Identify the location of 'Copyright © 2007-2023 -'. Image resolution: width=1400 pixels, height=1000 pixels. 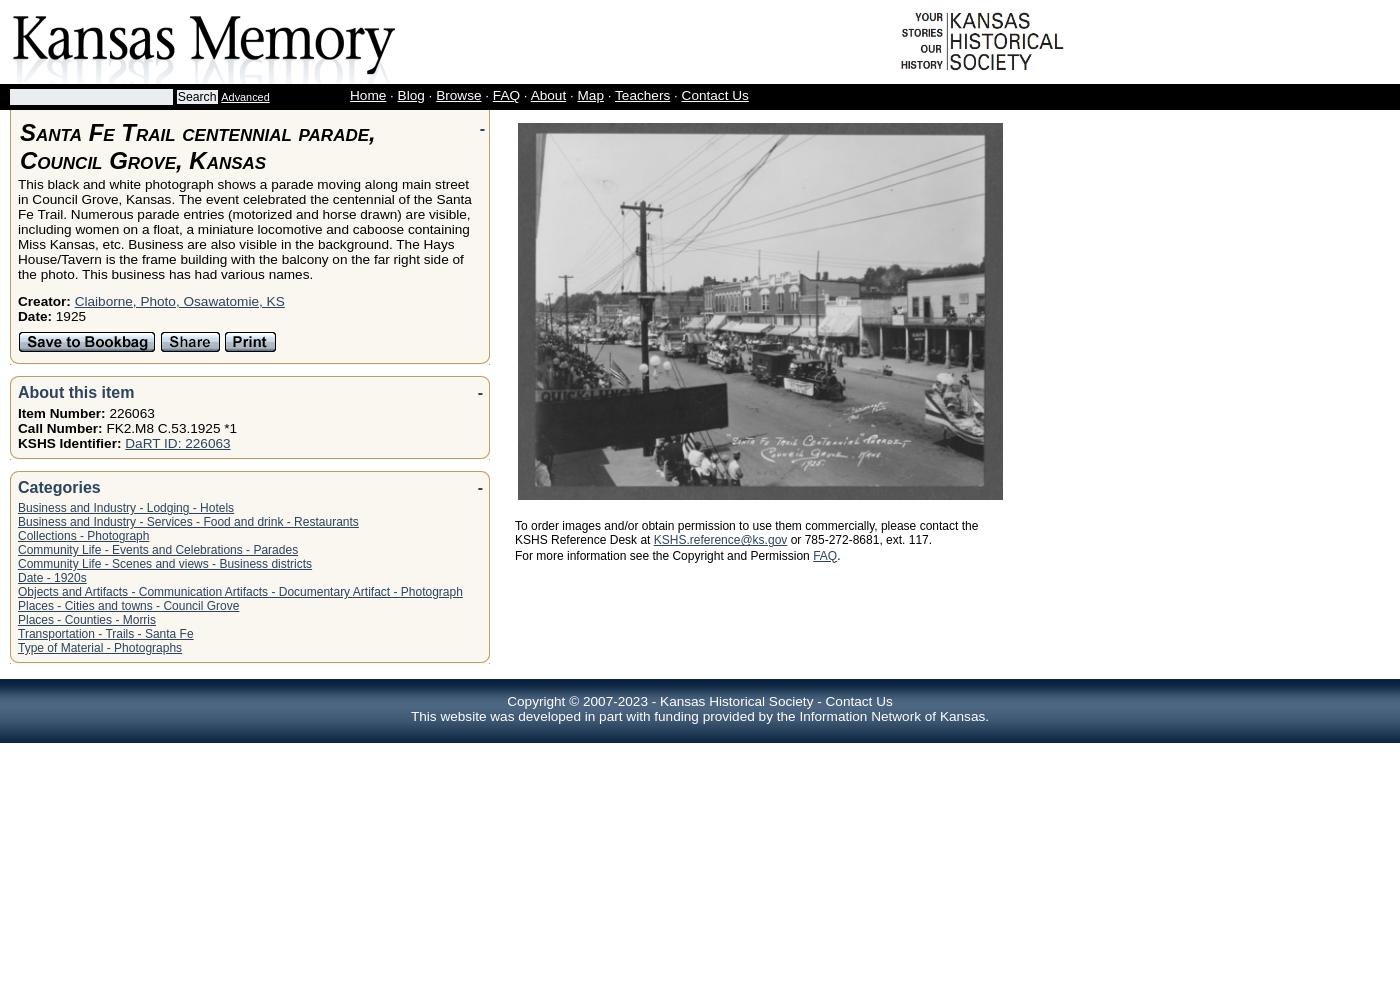
(583, 700).